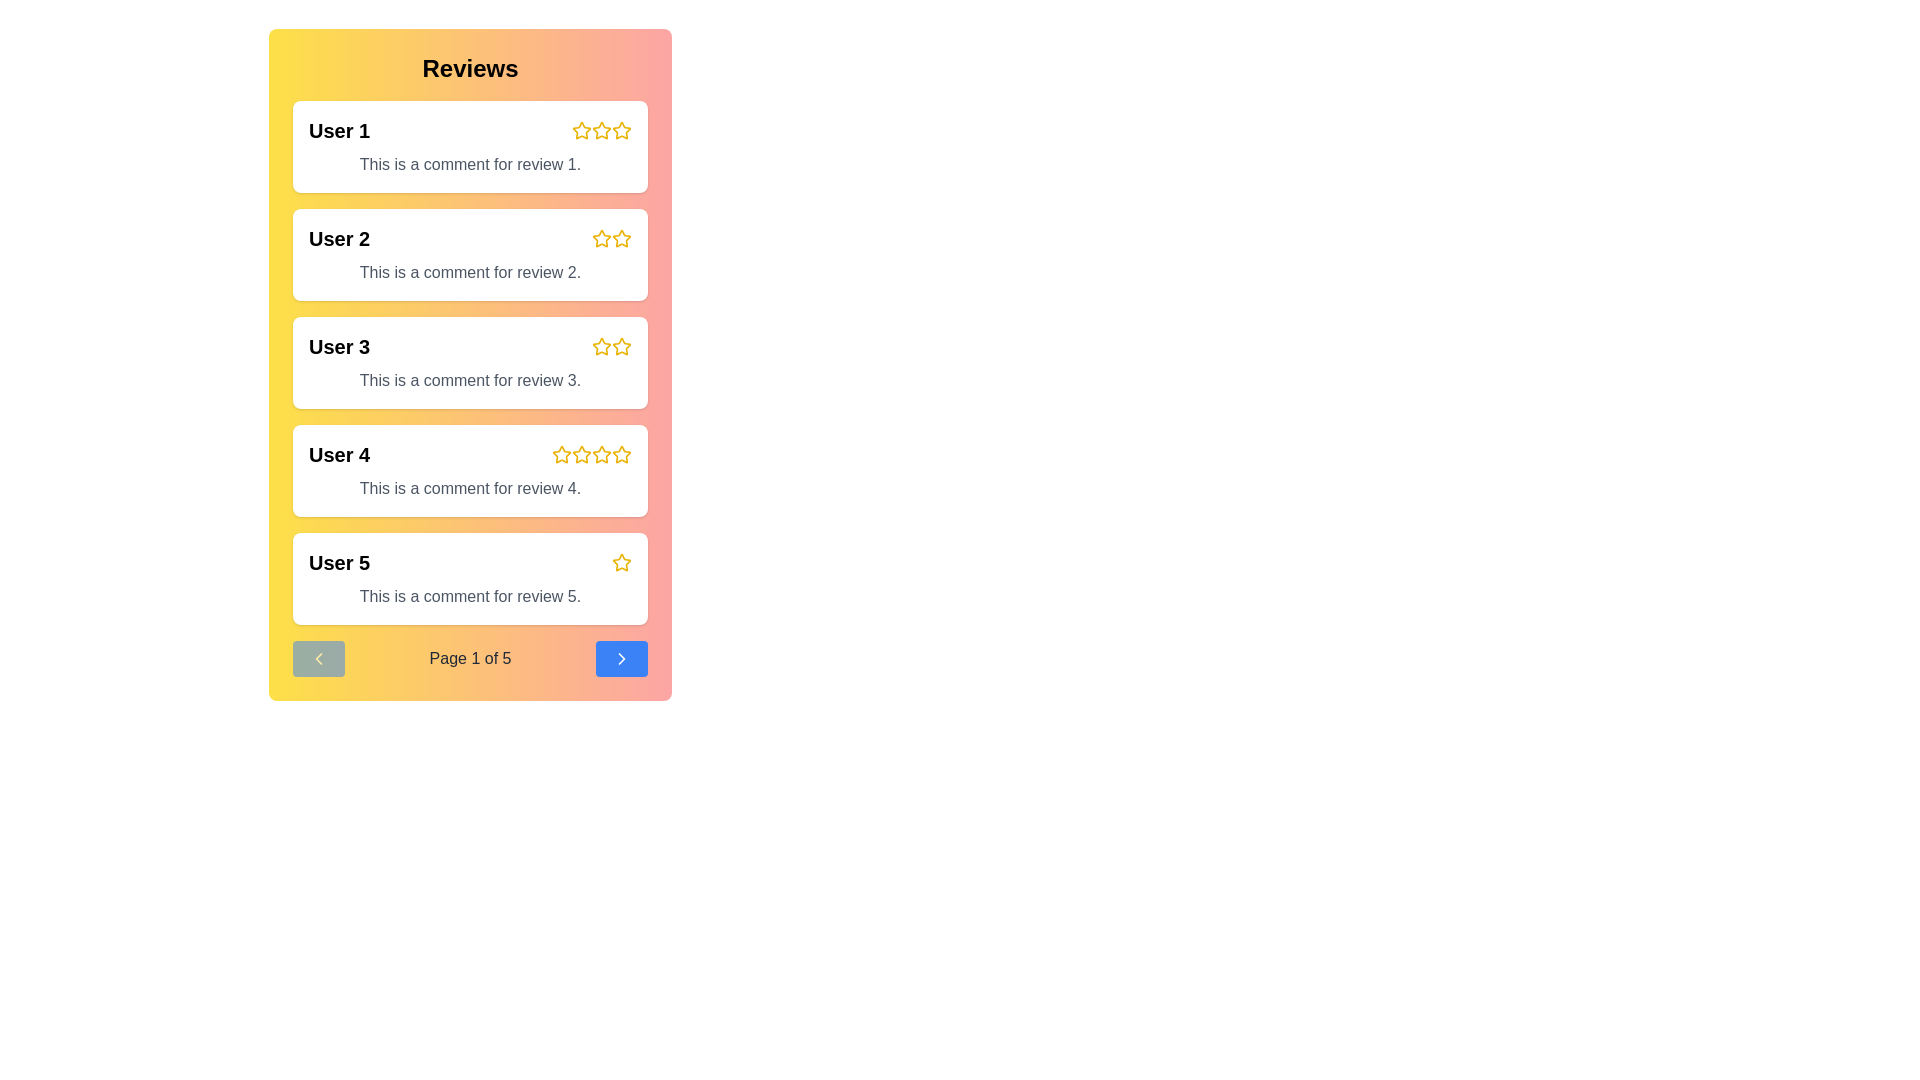 The height and width of the screenshot is (1080, 1920). What do you see at coordinates (620, 659) in the screenshot?
I see `the blue rounded button with white text and a right-pointing arrow icon` at bounding box center [620, 659].